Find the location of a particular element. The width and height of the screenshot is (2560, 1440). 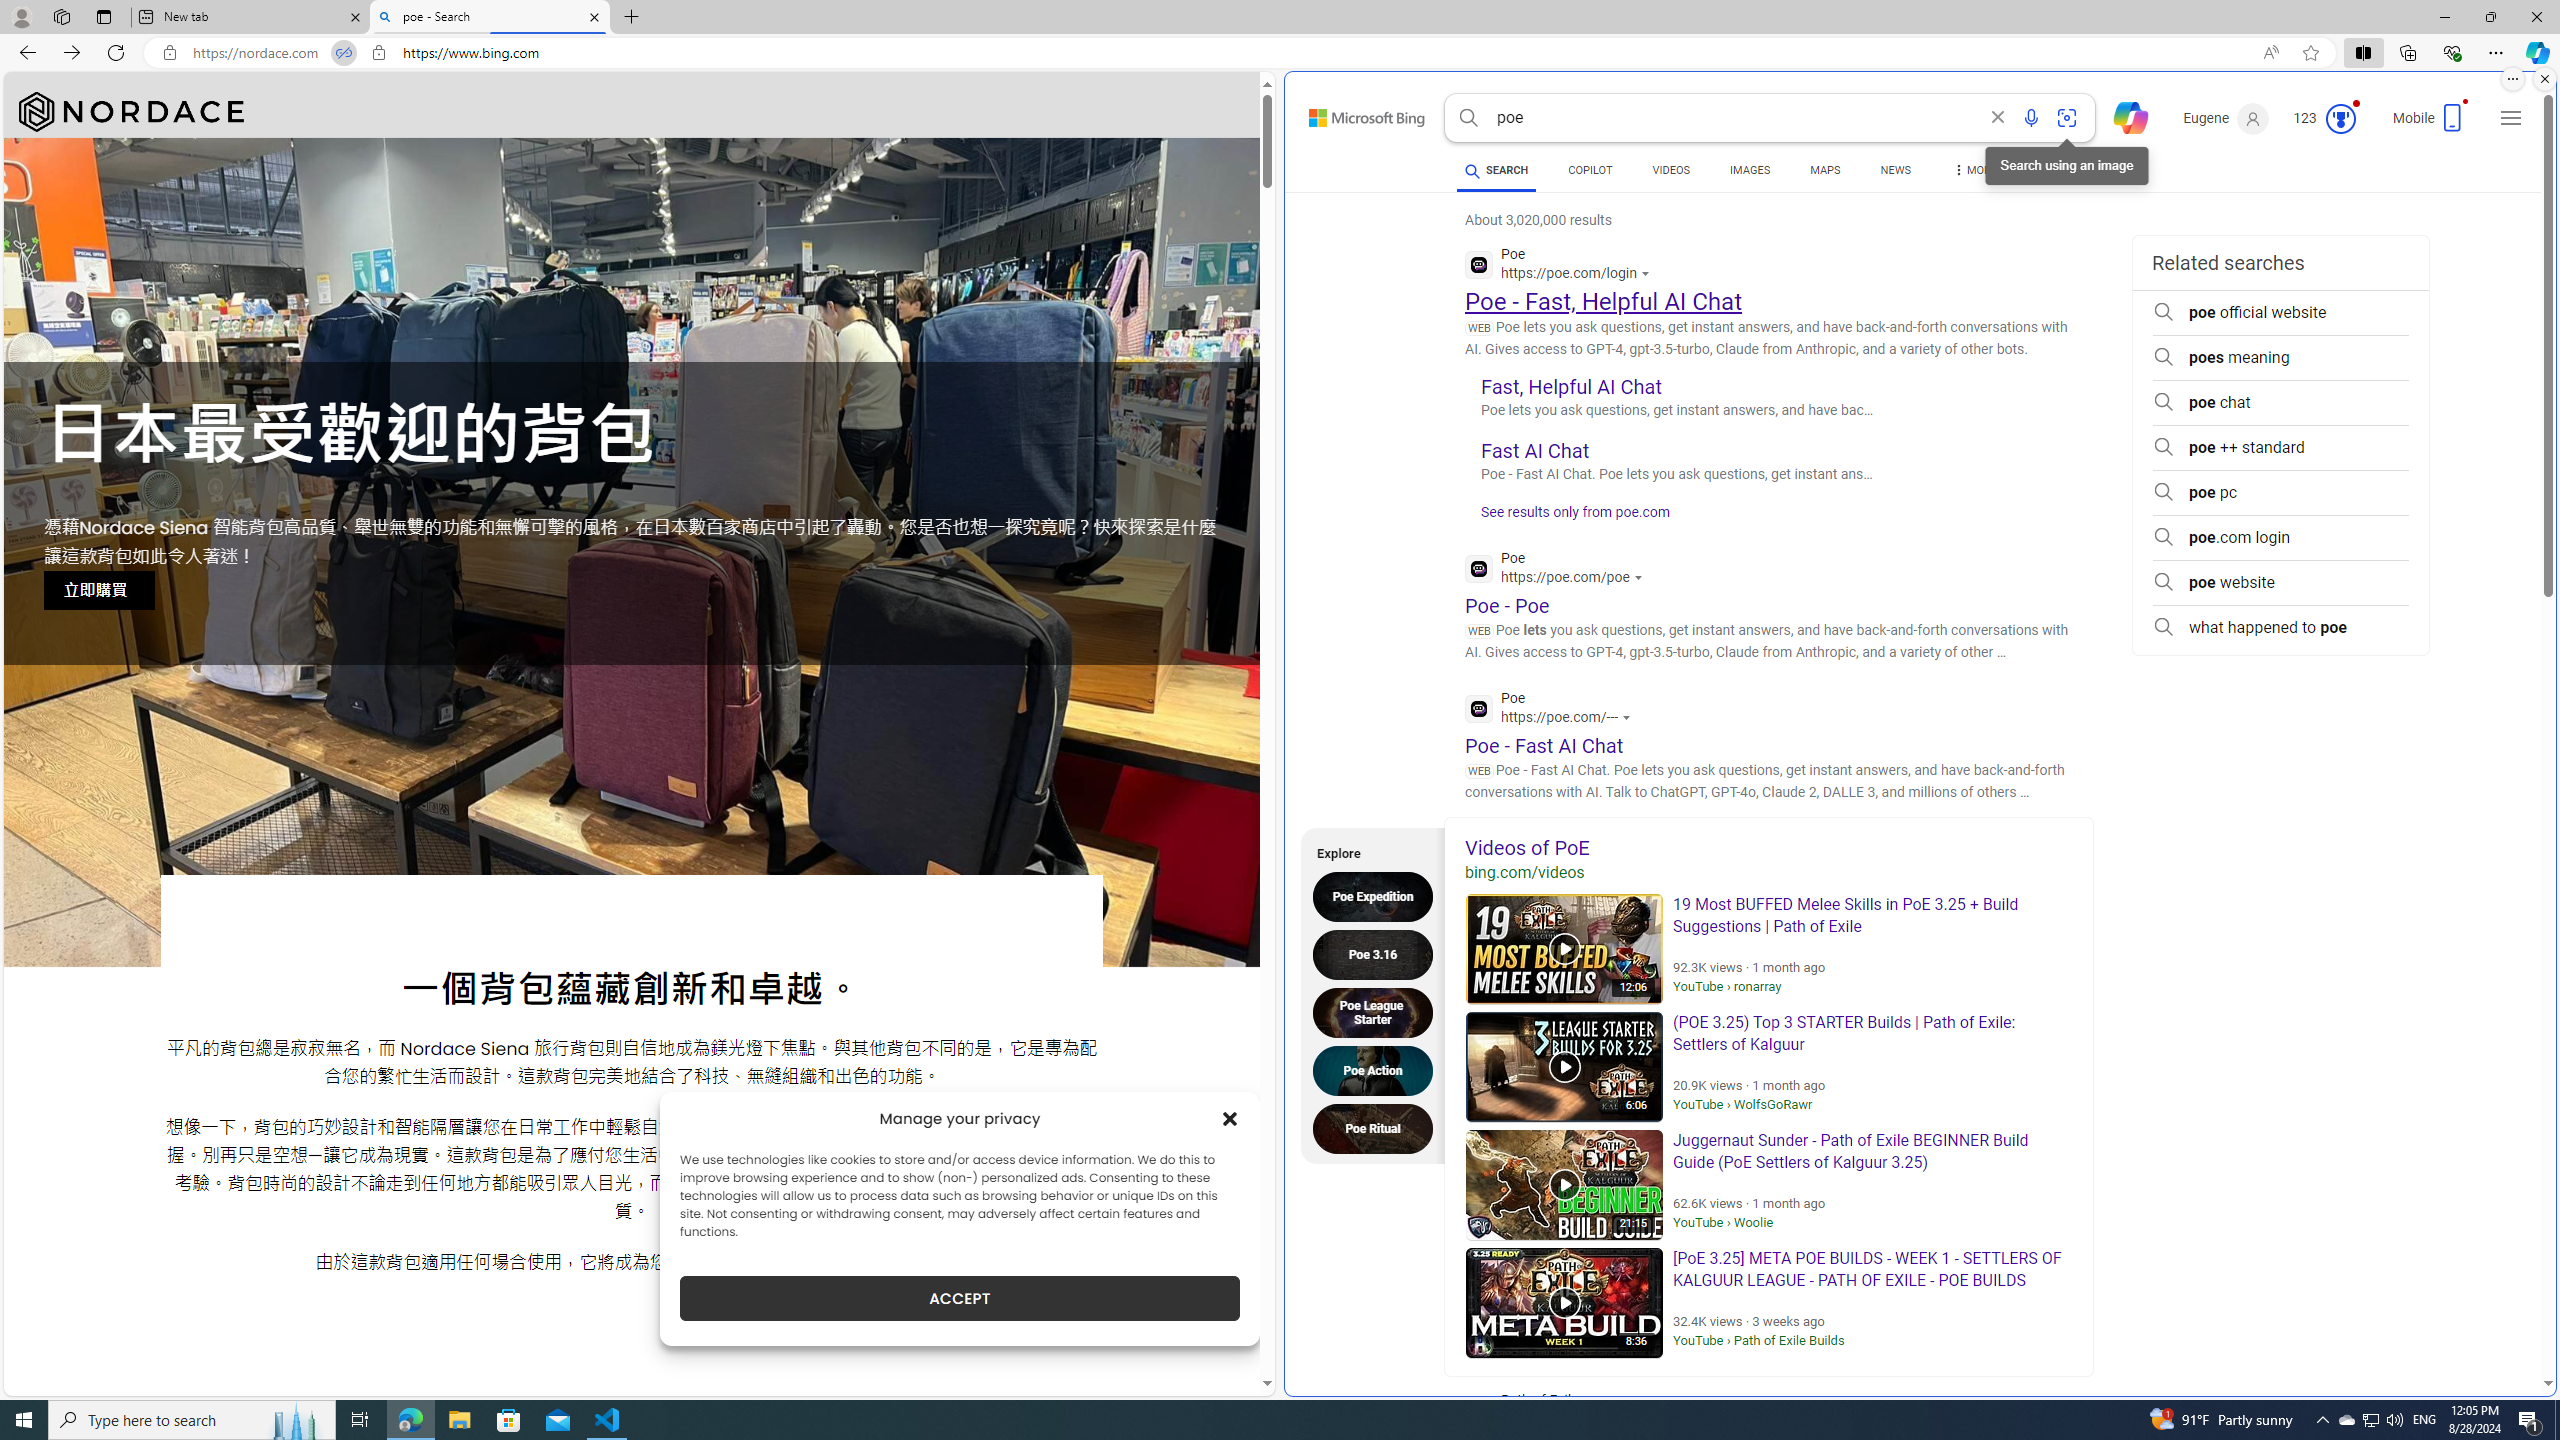

'MAPS' is located at coordinates (1825, 172).